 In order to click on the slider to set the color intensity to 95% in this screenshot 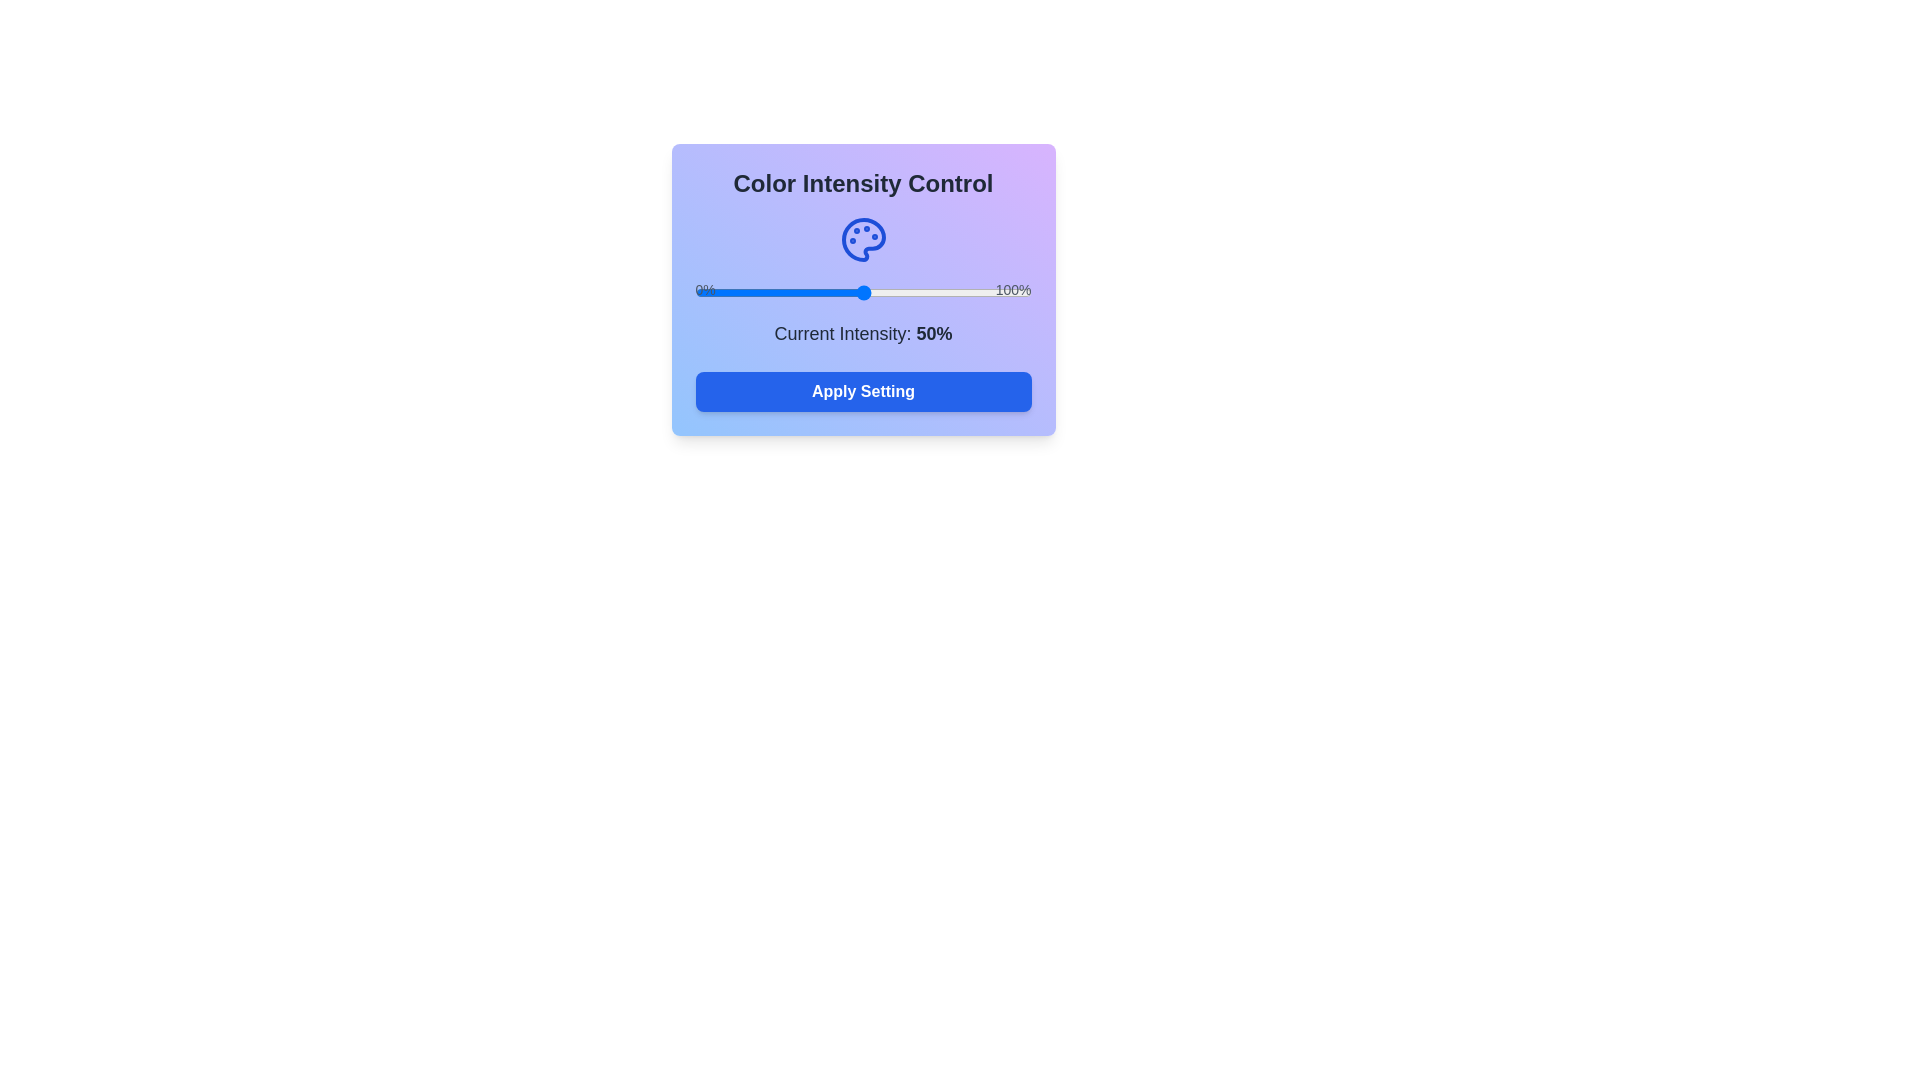, I will do `click(1014, 293)`.